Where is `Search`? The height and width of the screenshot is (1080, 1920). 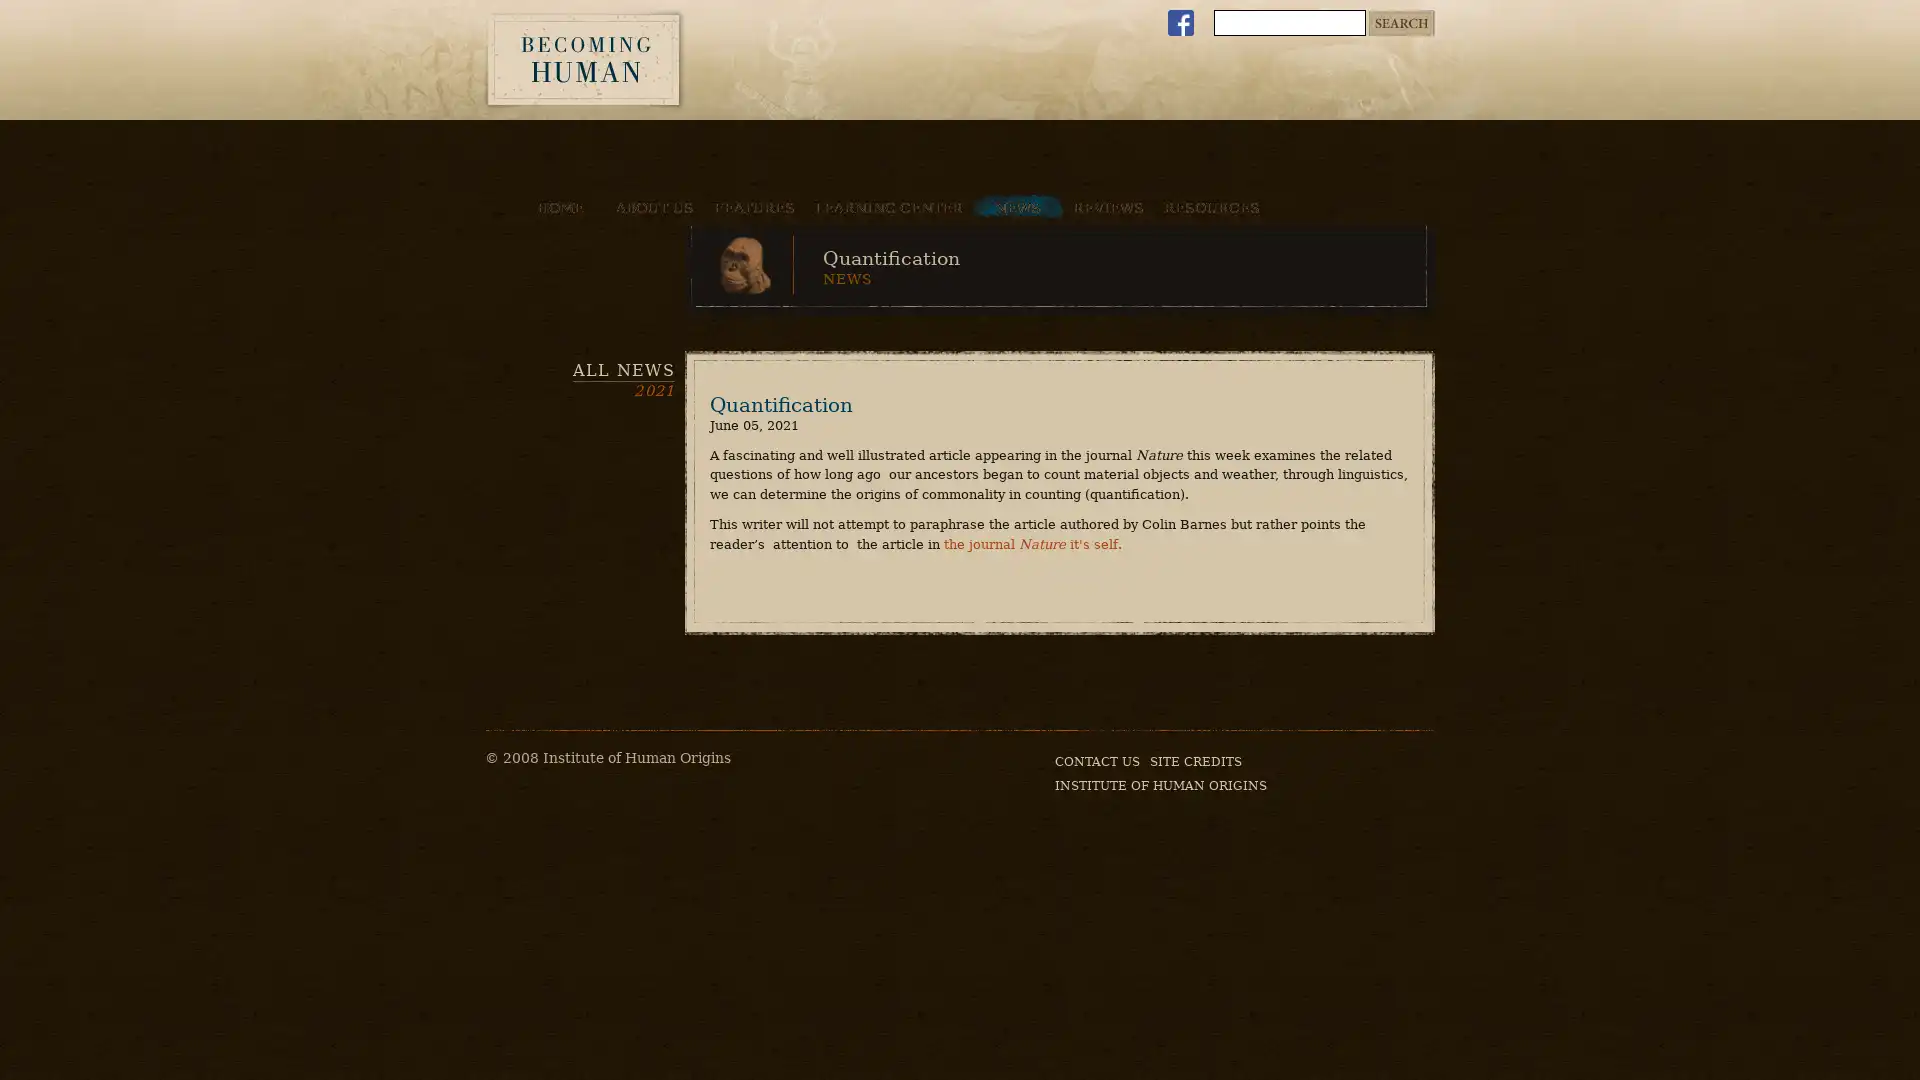 Search is located at coordinates (1400, 23).